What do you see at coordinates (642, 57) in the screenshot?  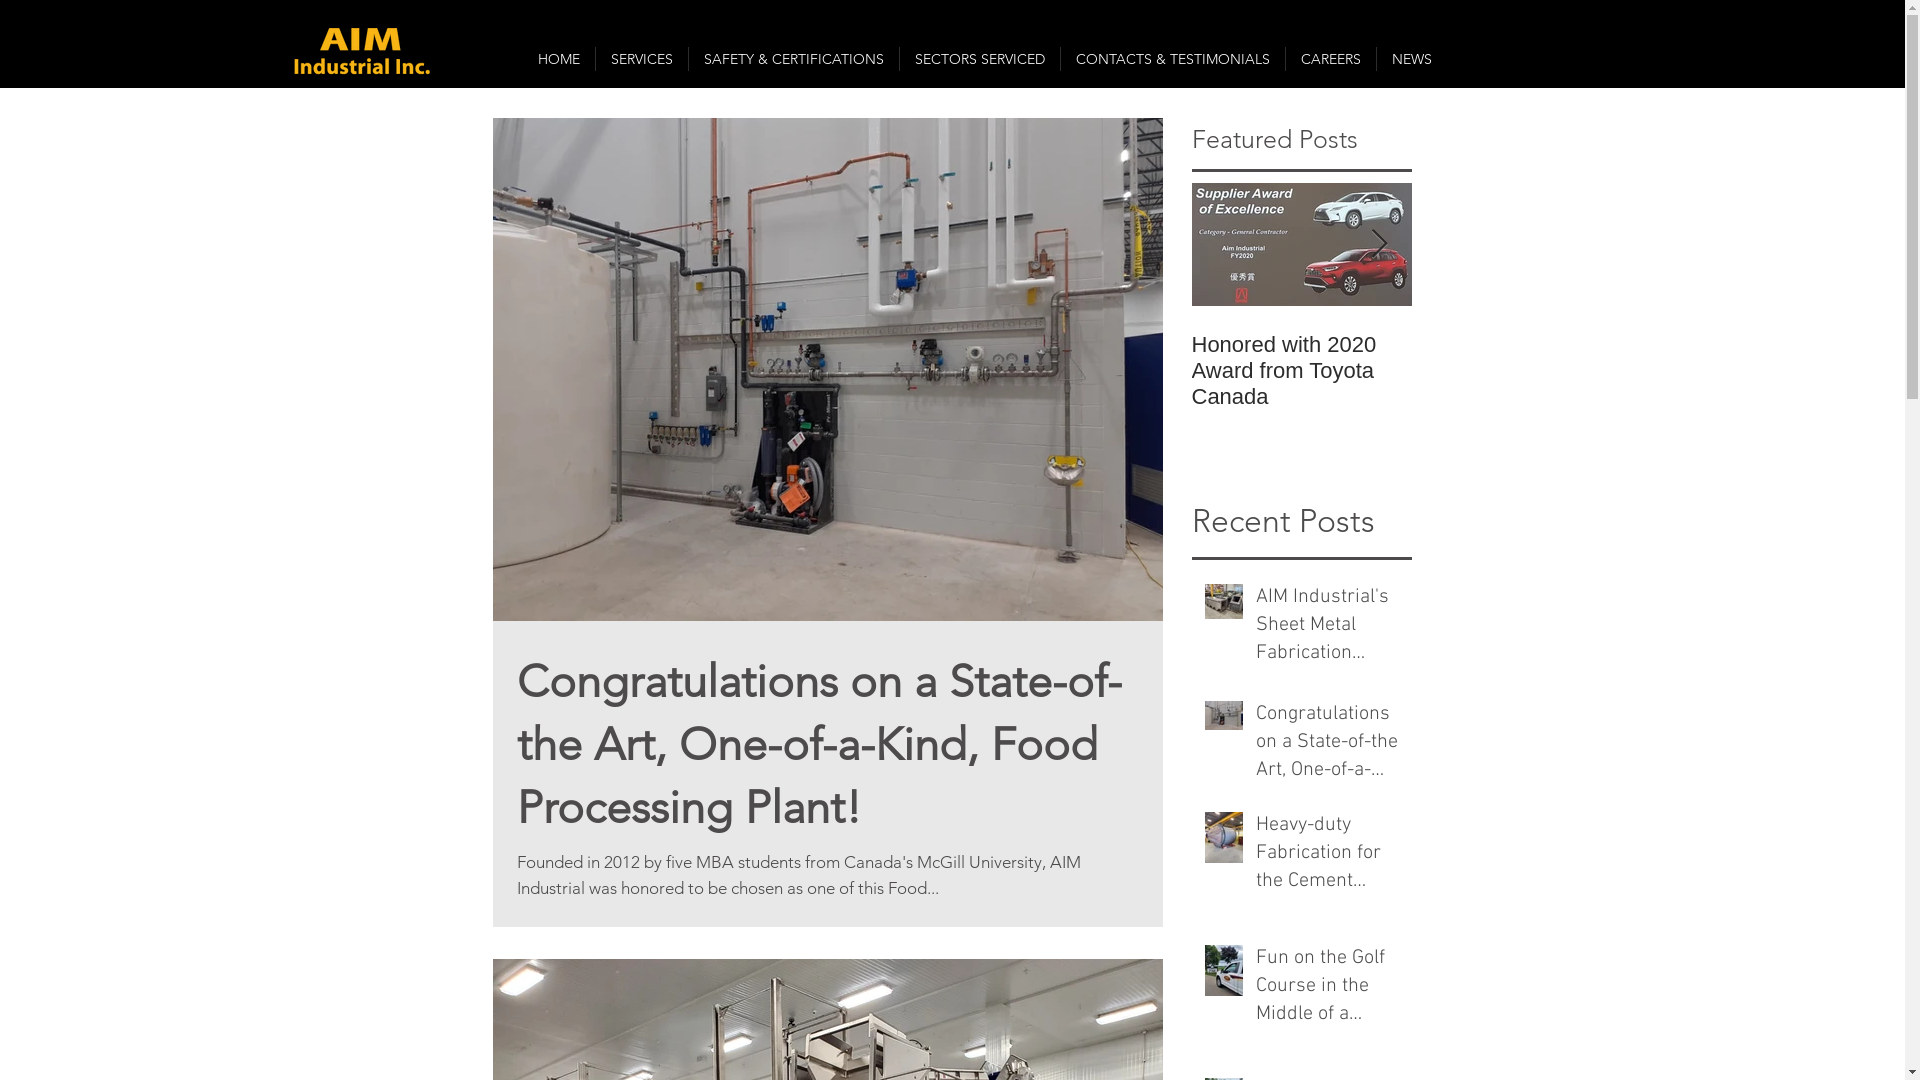 I see `'SERVICES'` at bounding box center [642, 57].